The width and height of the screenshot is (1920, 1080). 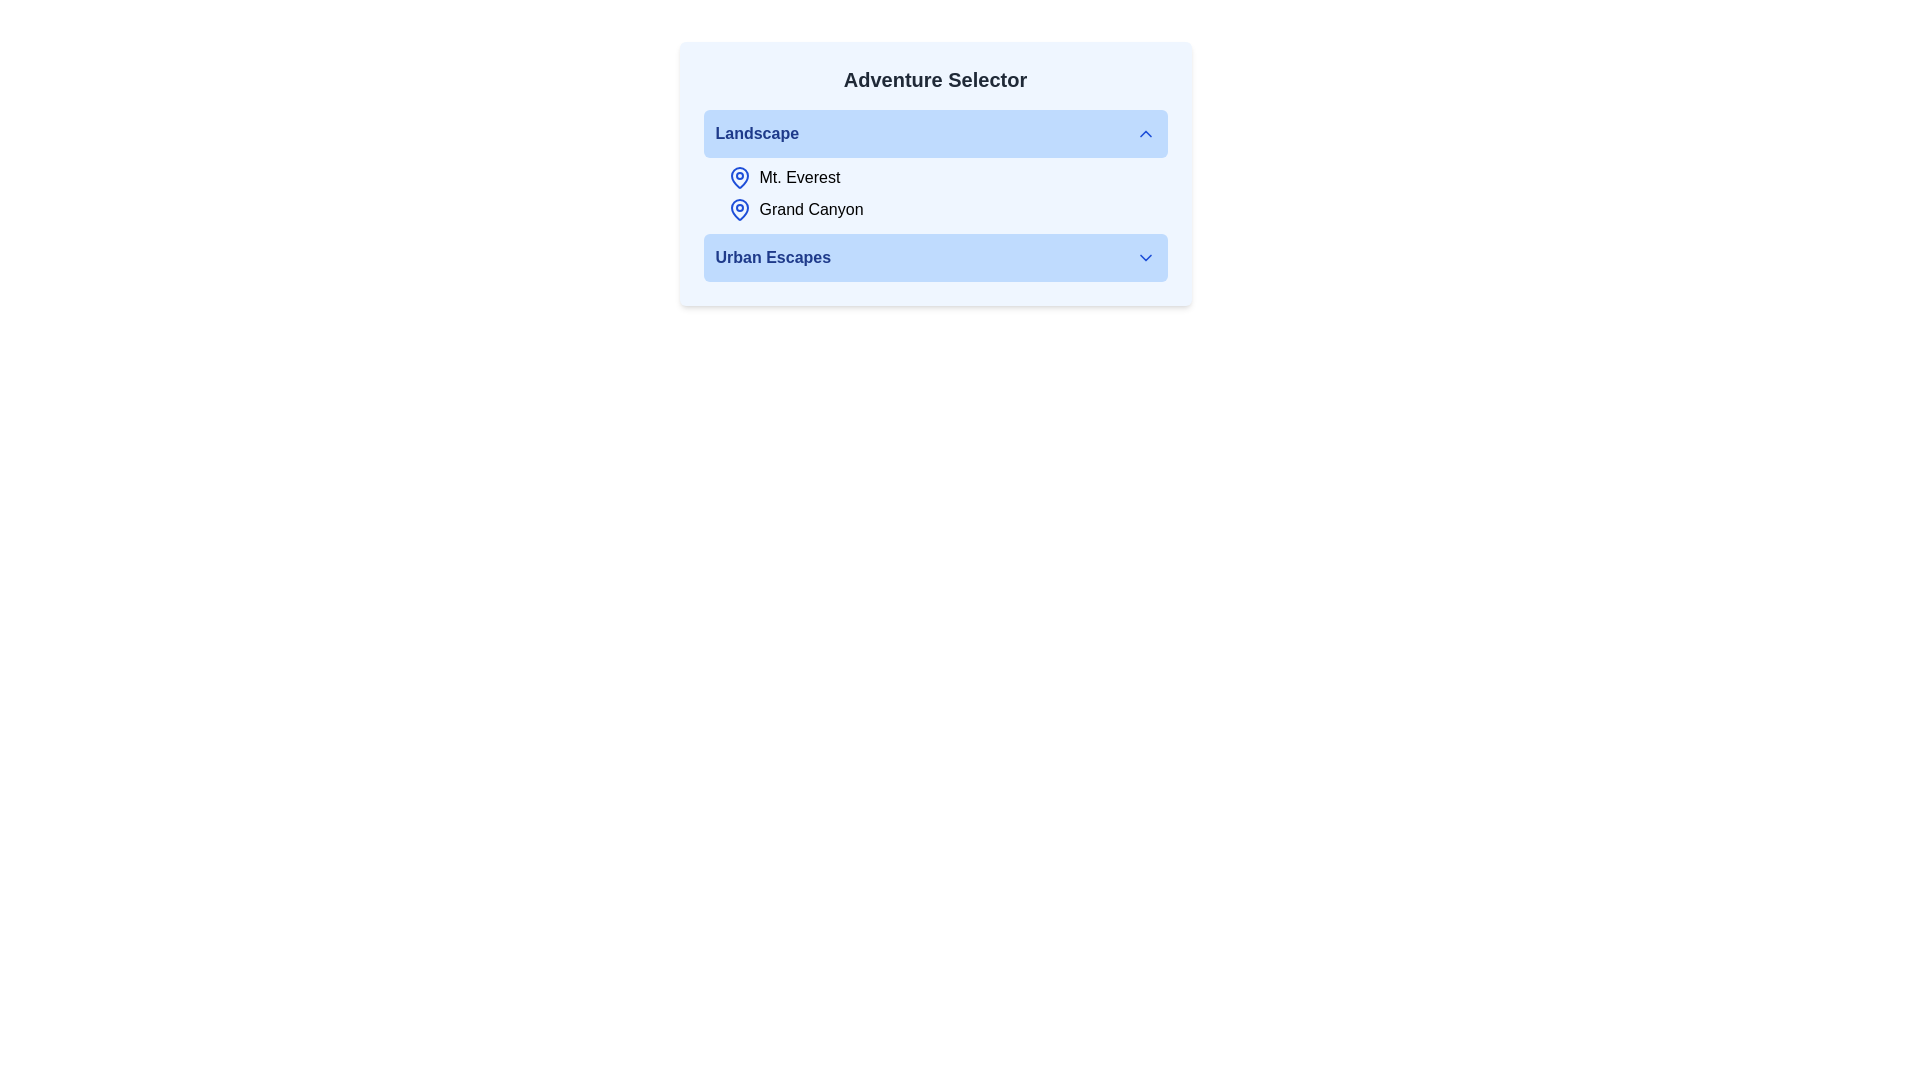 I want to click on the pin-shaped graphical icon with a blue border in the 'Landscape' dropdown menu next to 'Grand Canyon', so click(x=738, y=176).